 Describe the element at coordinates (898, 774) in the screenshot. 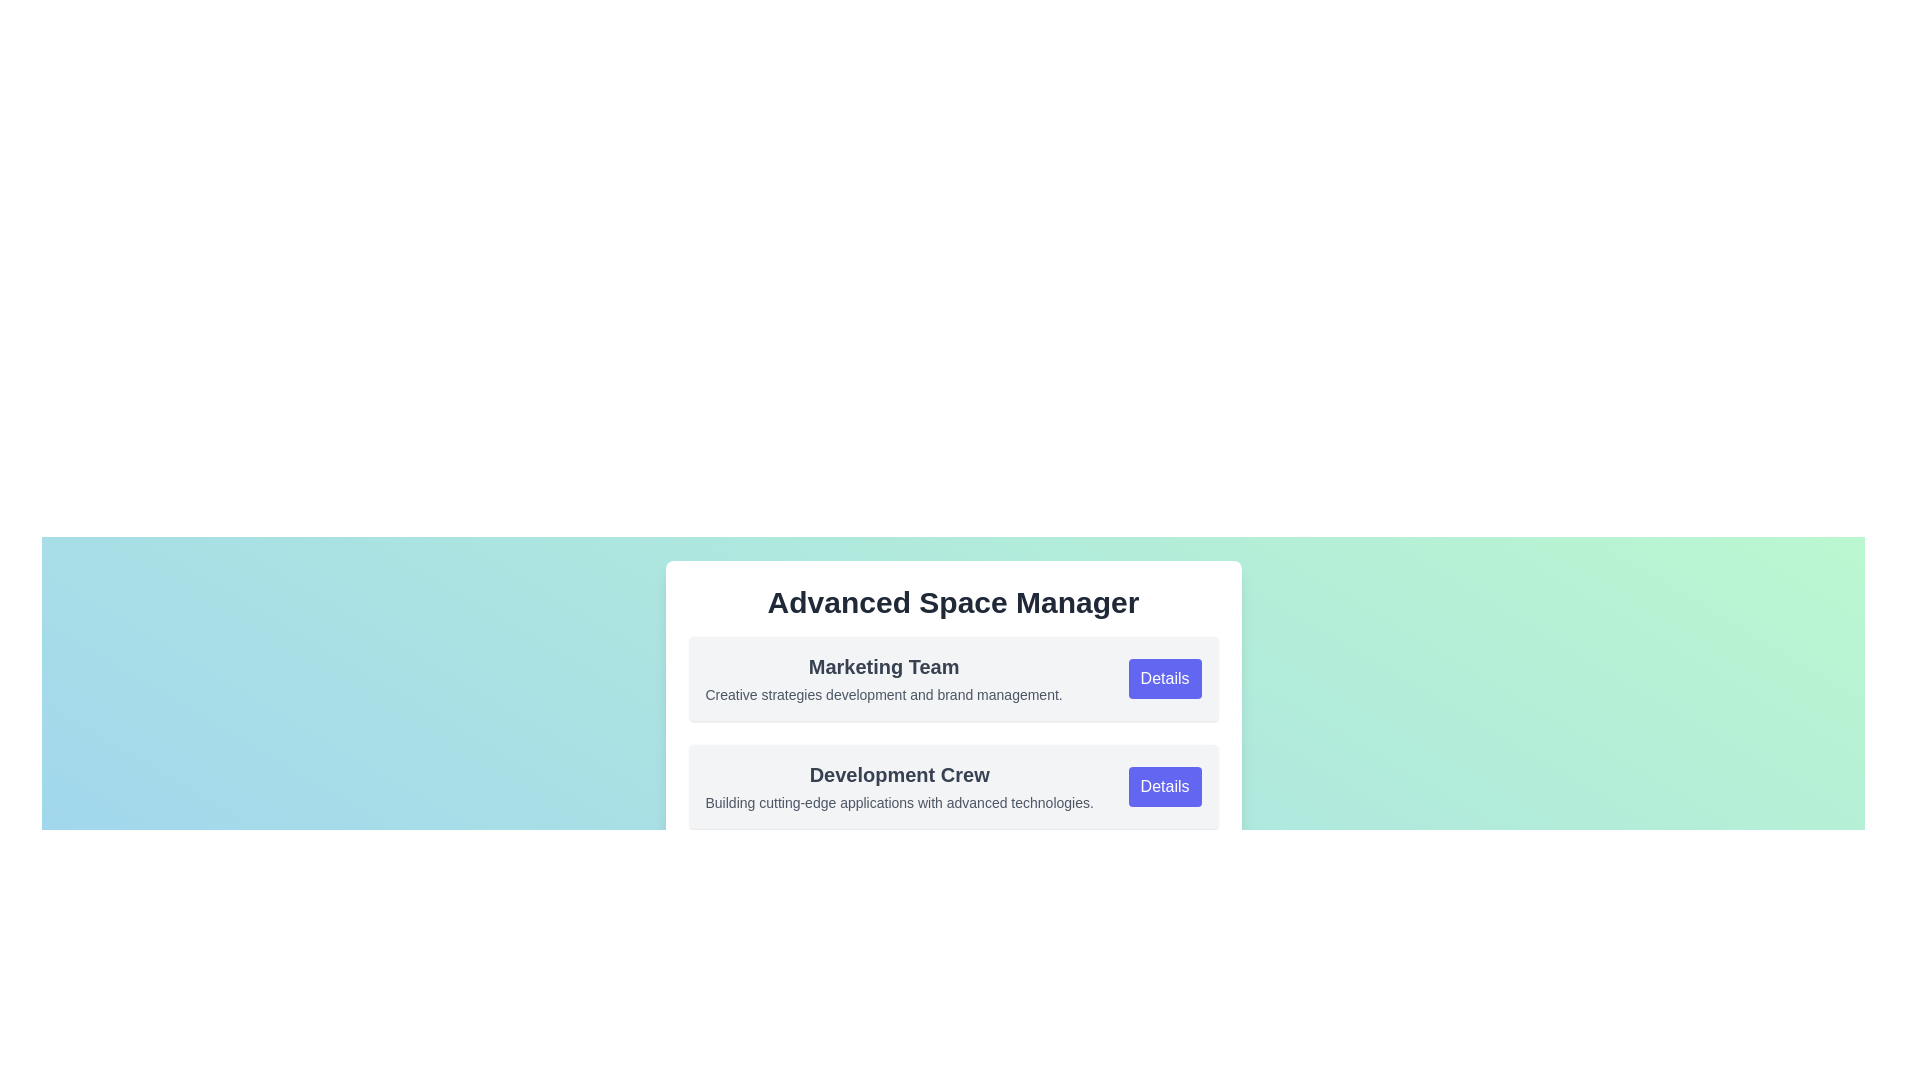

I see `the text label serving as the title for the 'Development Crew' section, located in the 'Advanced Space Manager' panel` at that location.